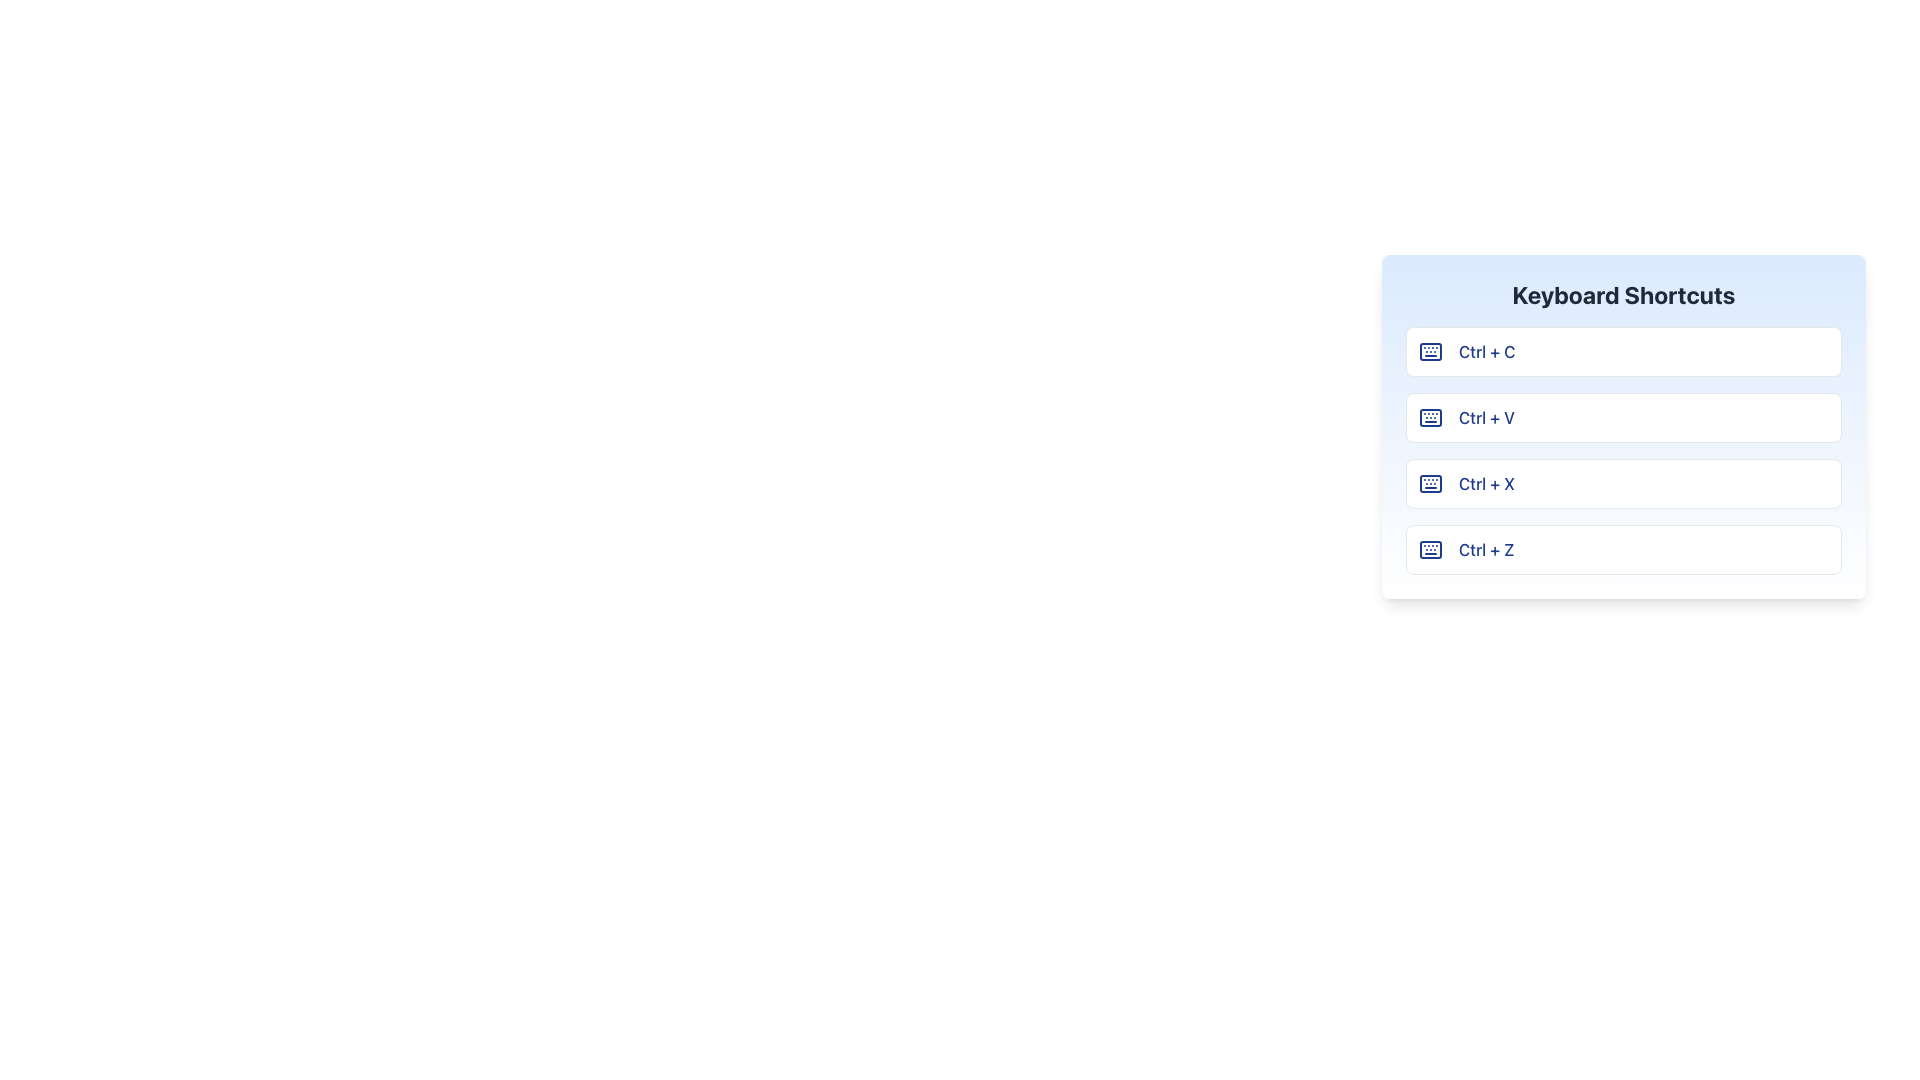 This screenshot has height=1080, width=1920. I want to click on the keyboard shortcut icon indicating 'Ctrl + C', located at the leftmost position of the first shortcut row, so click(1429, 350).